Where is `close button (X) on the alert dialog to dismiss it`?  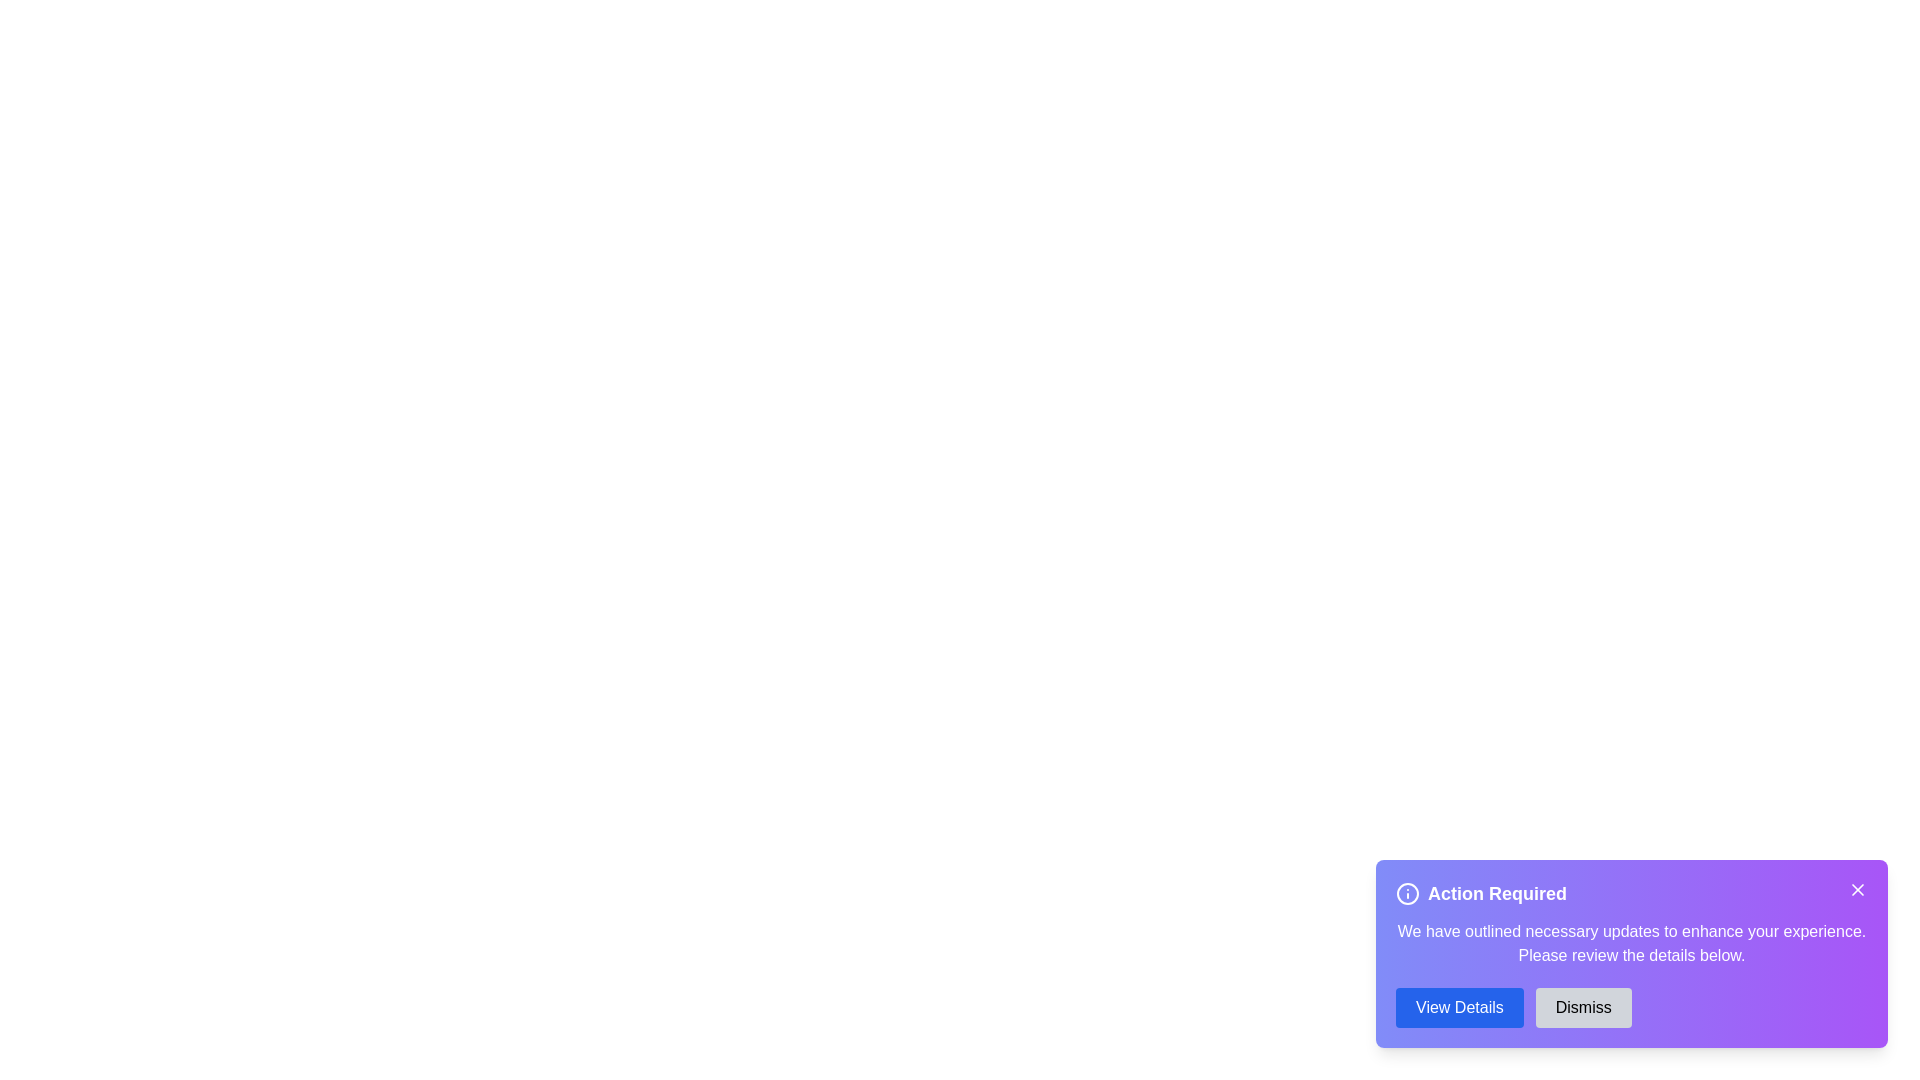
close button (X) on the alert dialog to dismiss it is located at coordinates (1856, 889).